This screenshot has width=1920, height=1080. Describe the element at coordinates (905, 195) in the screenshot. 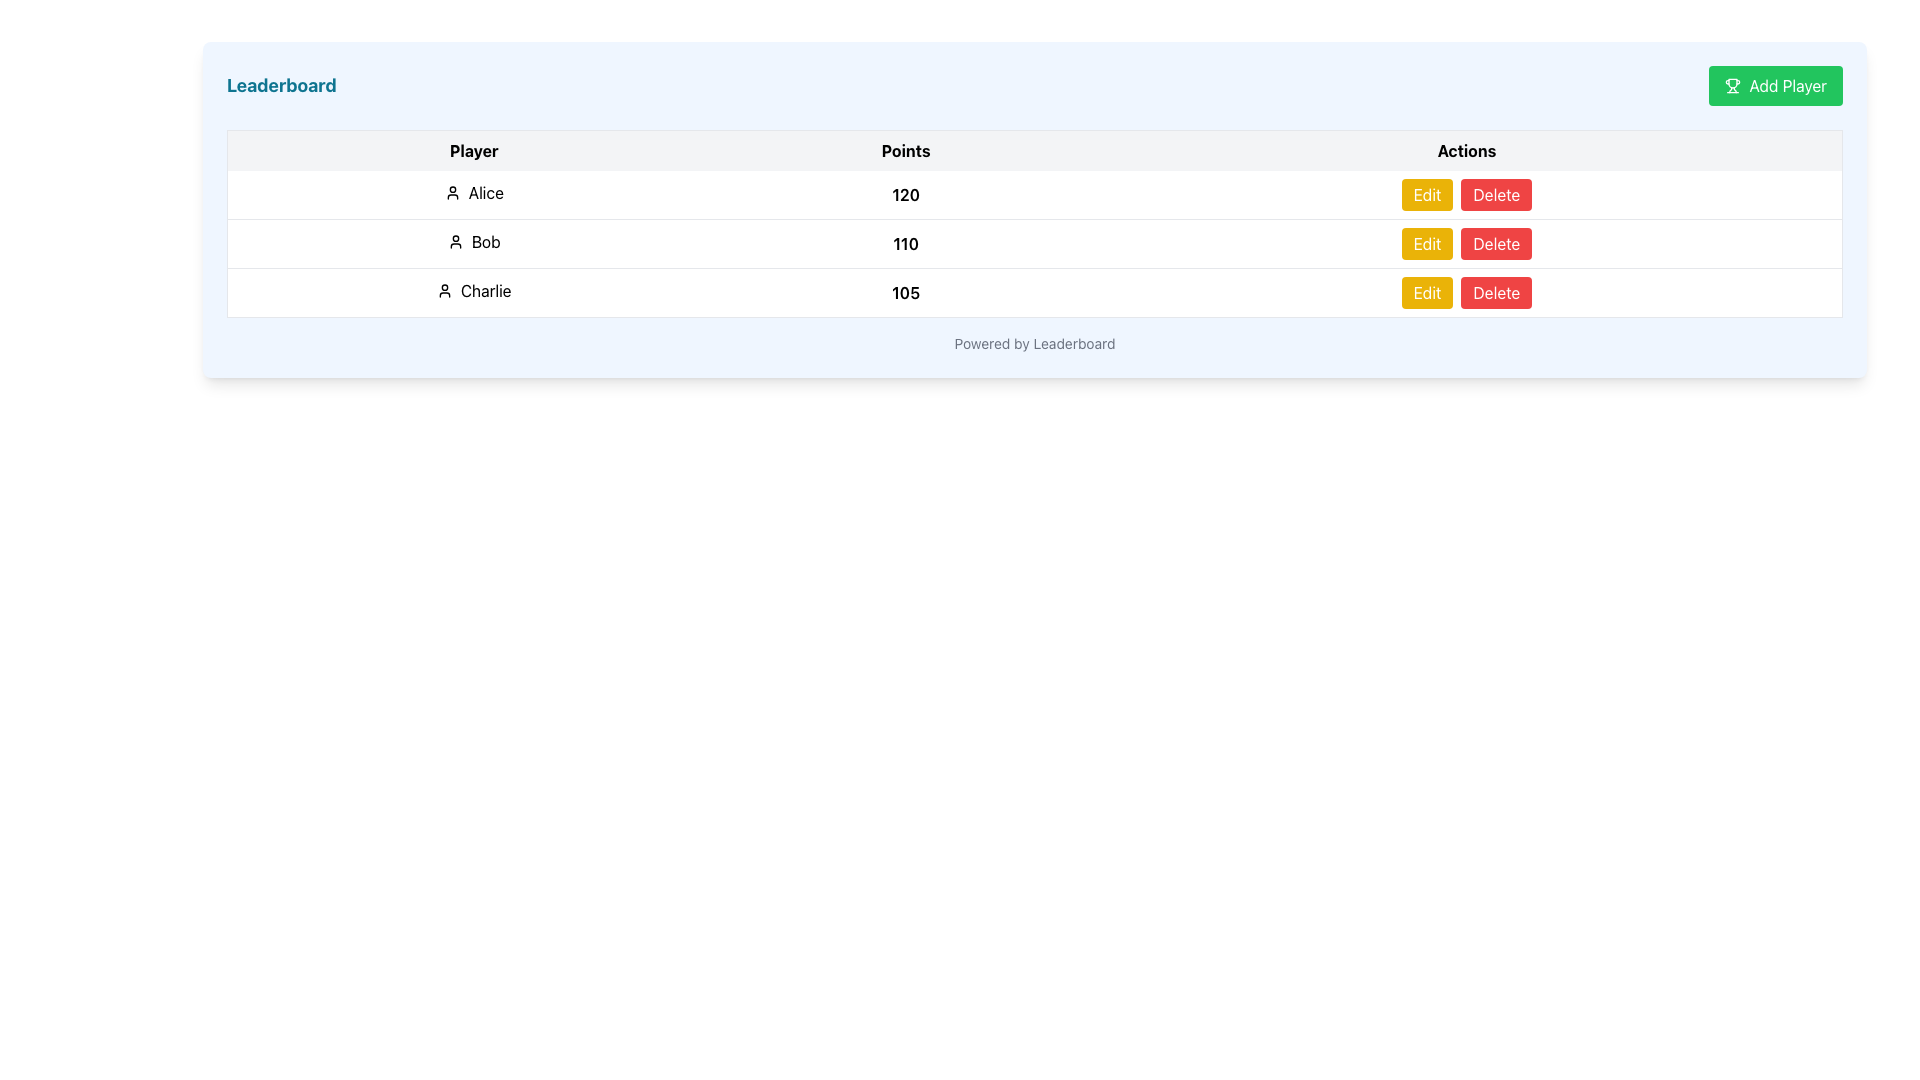

I see `the text display field that shows the numeric score for user 'Alice' in the leaderboard, located in the 'Points' column of the first row` at that location.